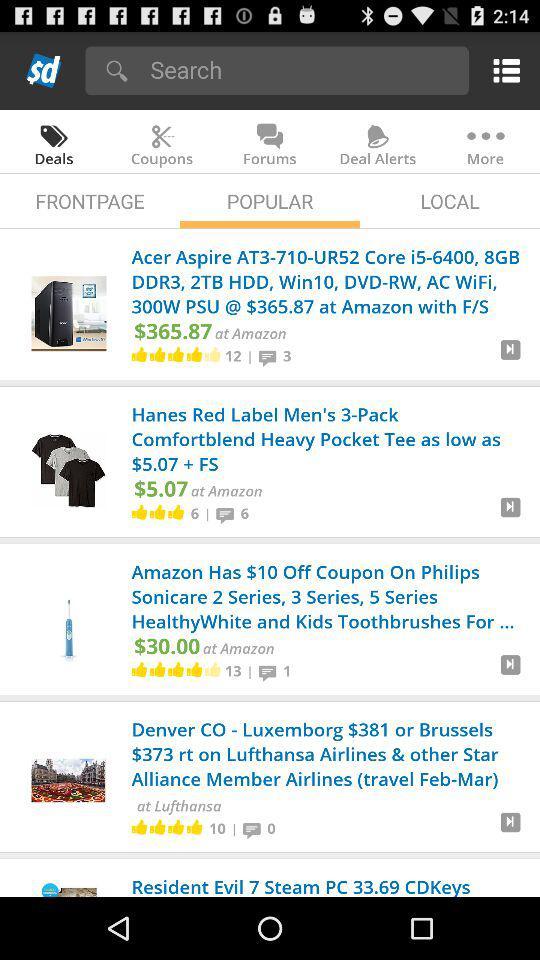 This screenshot has height=960, width=540. Describe the element at coordinates (302, 69) in the screenshot. I see `search` at that location.